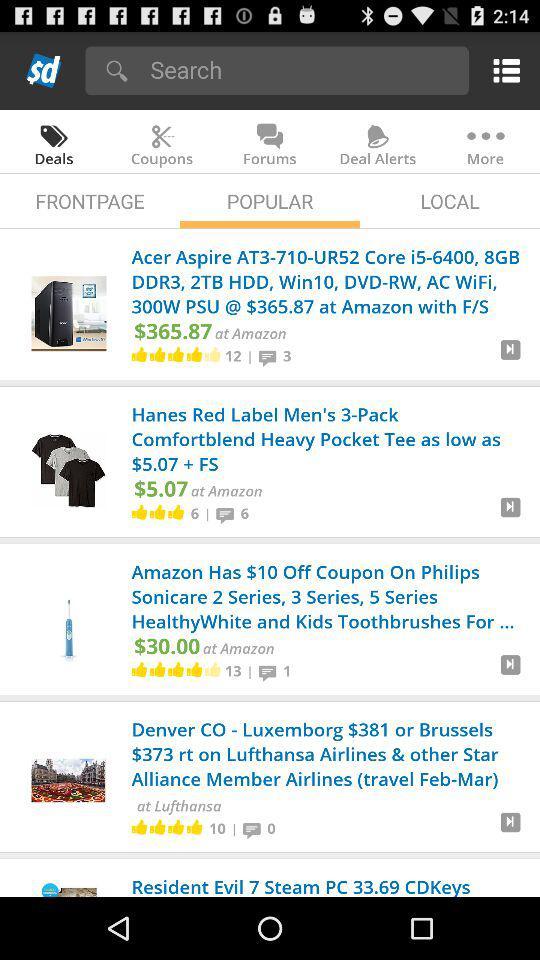 This screenshot has height=960, width=540. Describe the element at coordinates (302, 69) in the screenshot. I see `search` at that location.